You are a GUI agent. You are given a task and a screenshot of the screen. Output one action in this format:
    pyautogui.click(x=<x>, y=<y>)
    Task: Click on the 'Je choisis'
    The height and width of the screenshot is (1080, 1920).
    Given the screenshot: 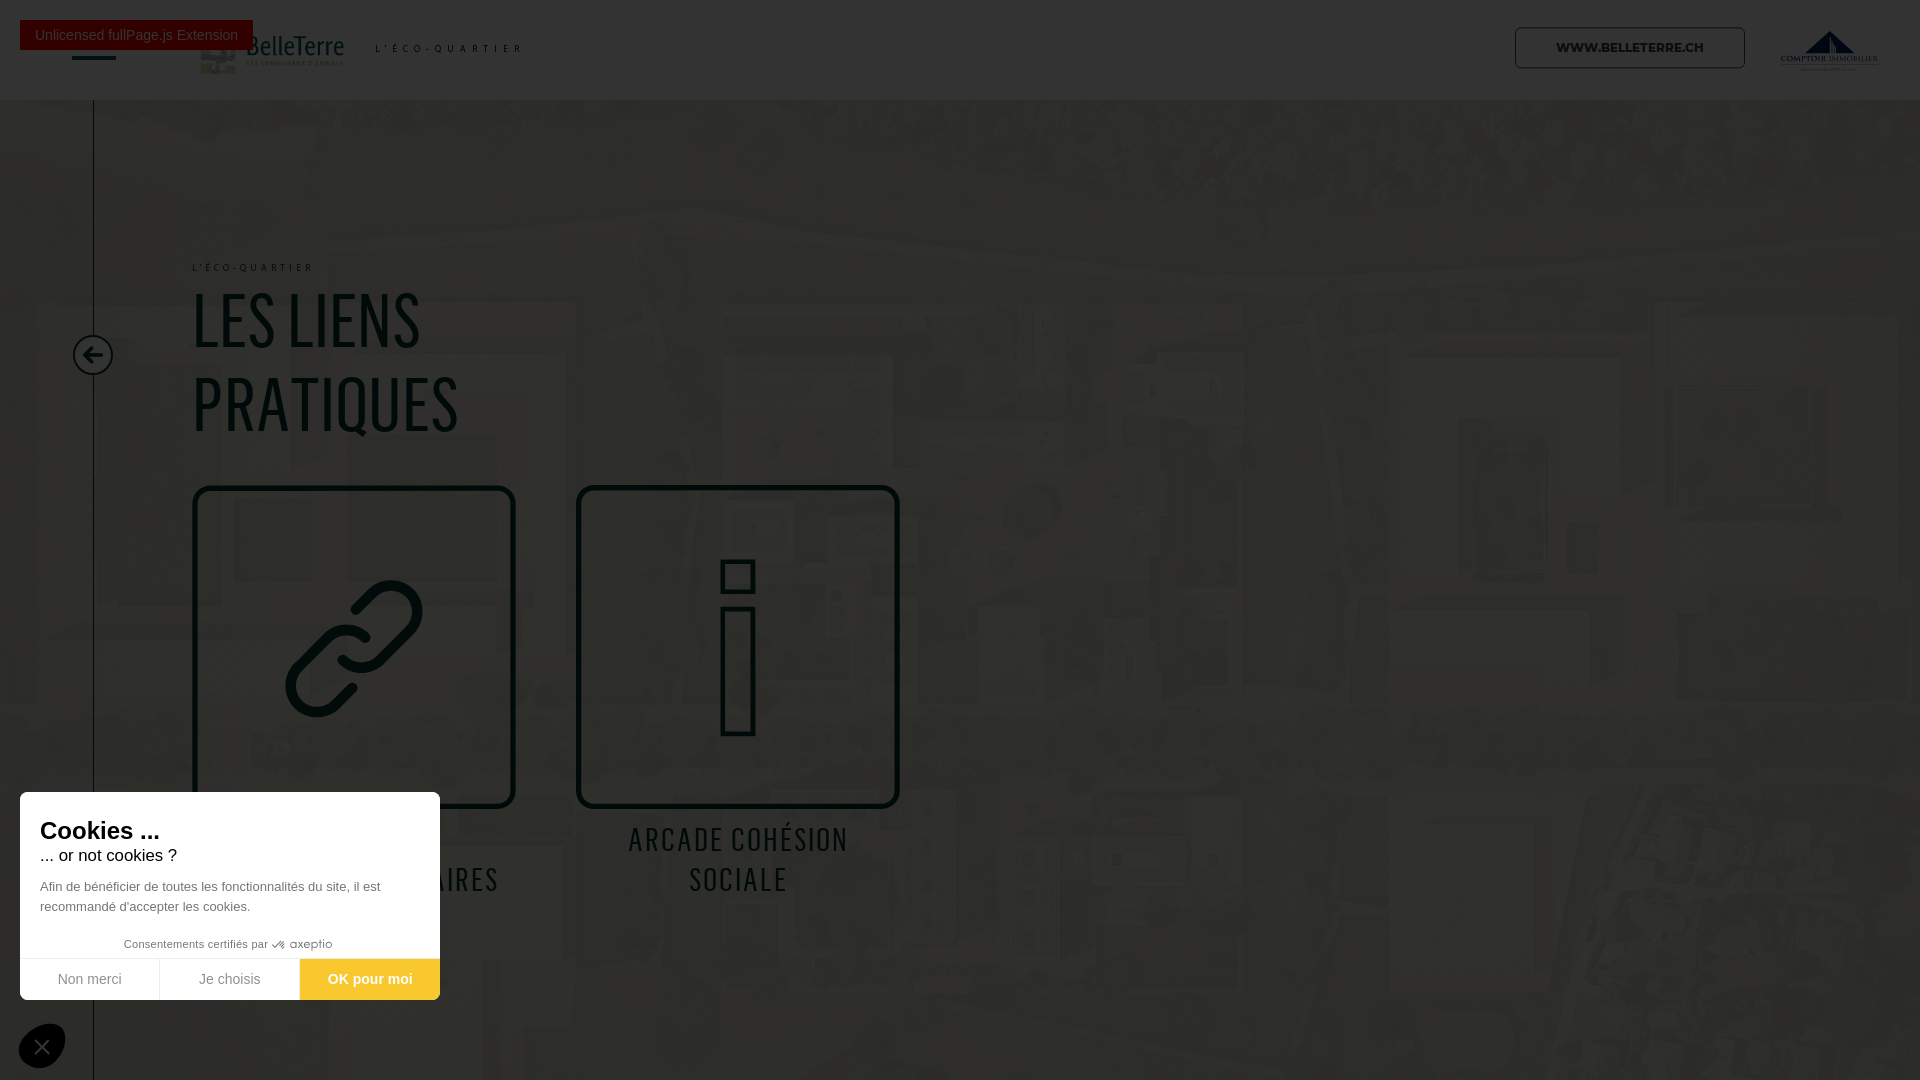 What is the action you would take?
    pyautogui.click(x=230, y=978)
    